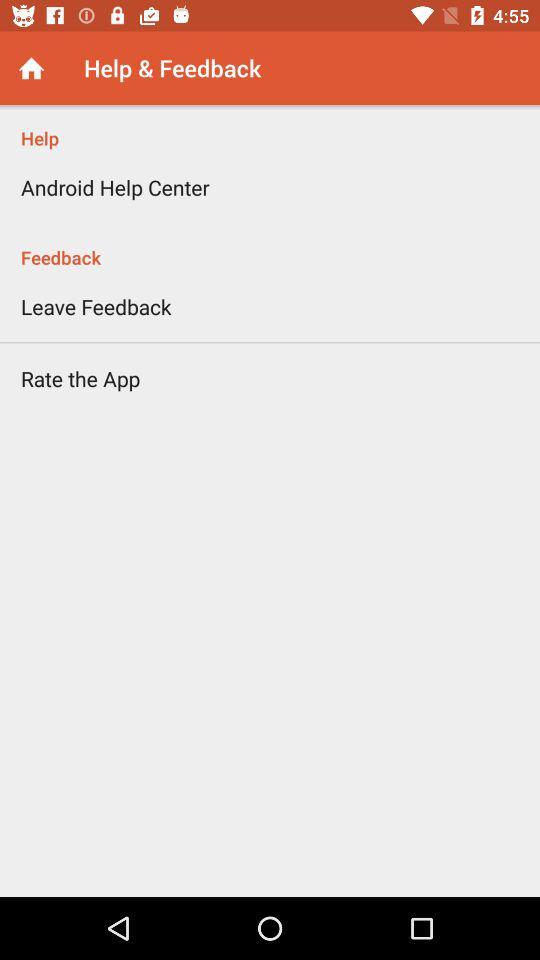 The height and width of the screenshot is (960, 540). Describe the element at coordinates (30, 68) in the screenshot. I see `the item above the help item` at that location.